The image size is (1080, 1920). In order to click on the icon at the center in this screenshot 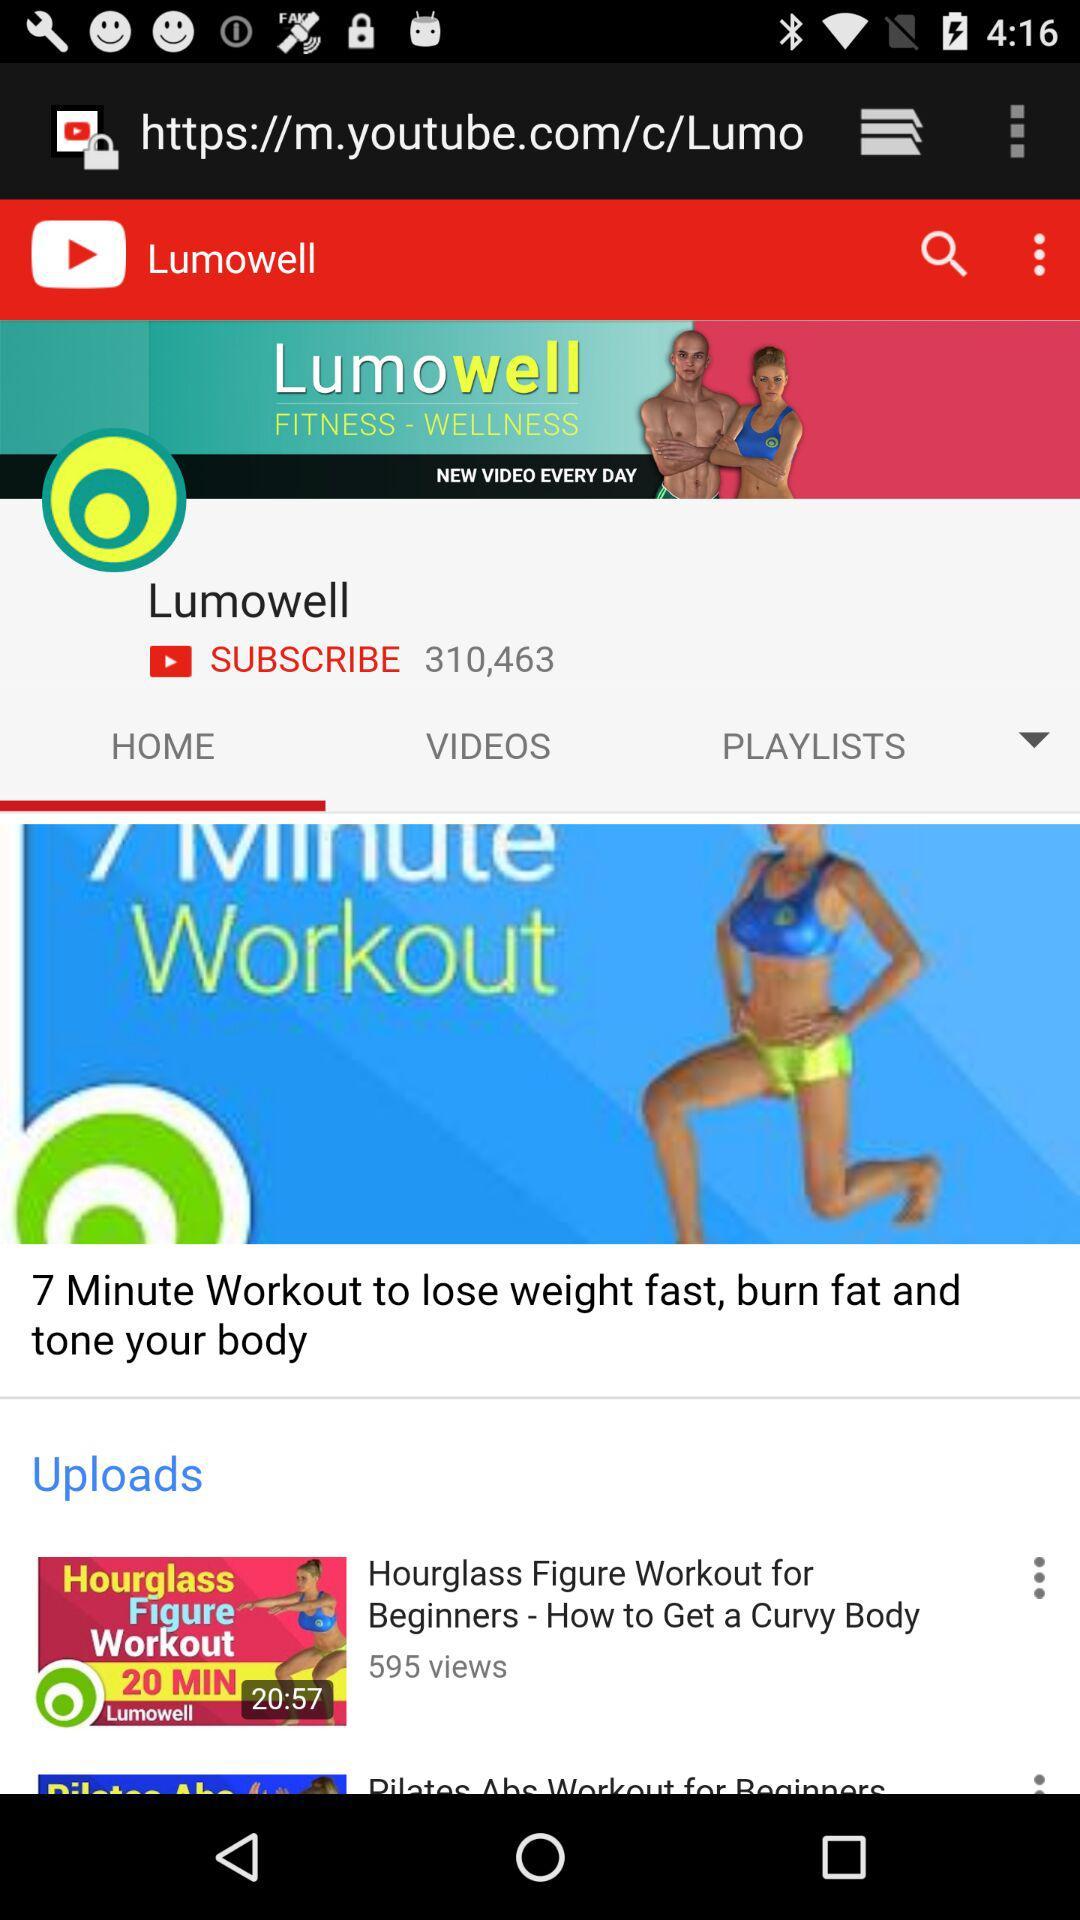, I will do `click(540, 996)`.